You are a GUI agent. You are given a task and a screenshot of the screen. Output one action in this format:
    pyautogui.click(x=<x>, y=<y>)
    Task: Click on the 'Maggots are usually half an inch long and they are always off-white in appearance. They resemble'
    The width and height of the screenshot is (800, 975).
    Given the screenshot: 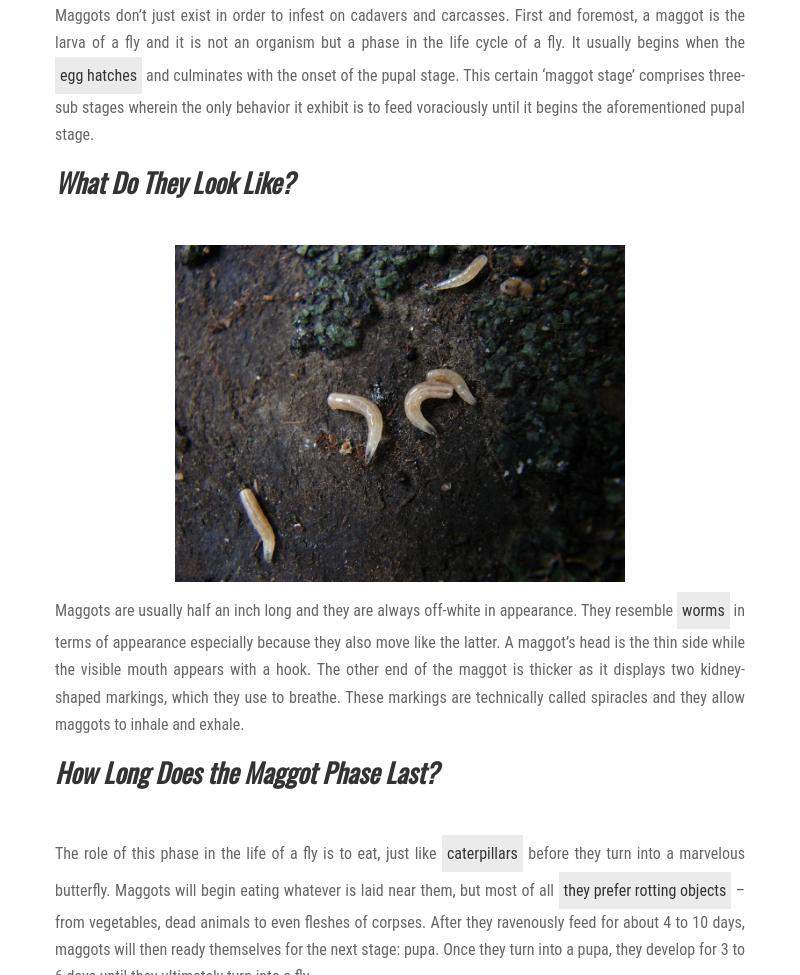 What is the action you would take?
    pyautogui.click(x=366, y=610)
    